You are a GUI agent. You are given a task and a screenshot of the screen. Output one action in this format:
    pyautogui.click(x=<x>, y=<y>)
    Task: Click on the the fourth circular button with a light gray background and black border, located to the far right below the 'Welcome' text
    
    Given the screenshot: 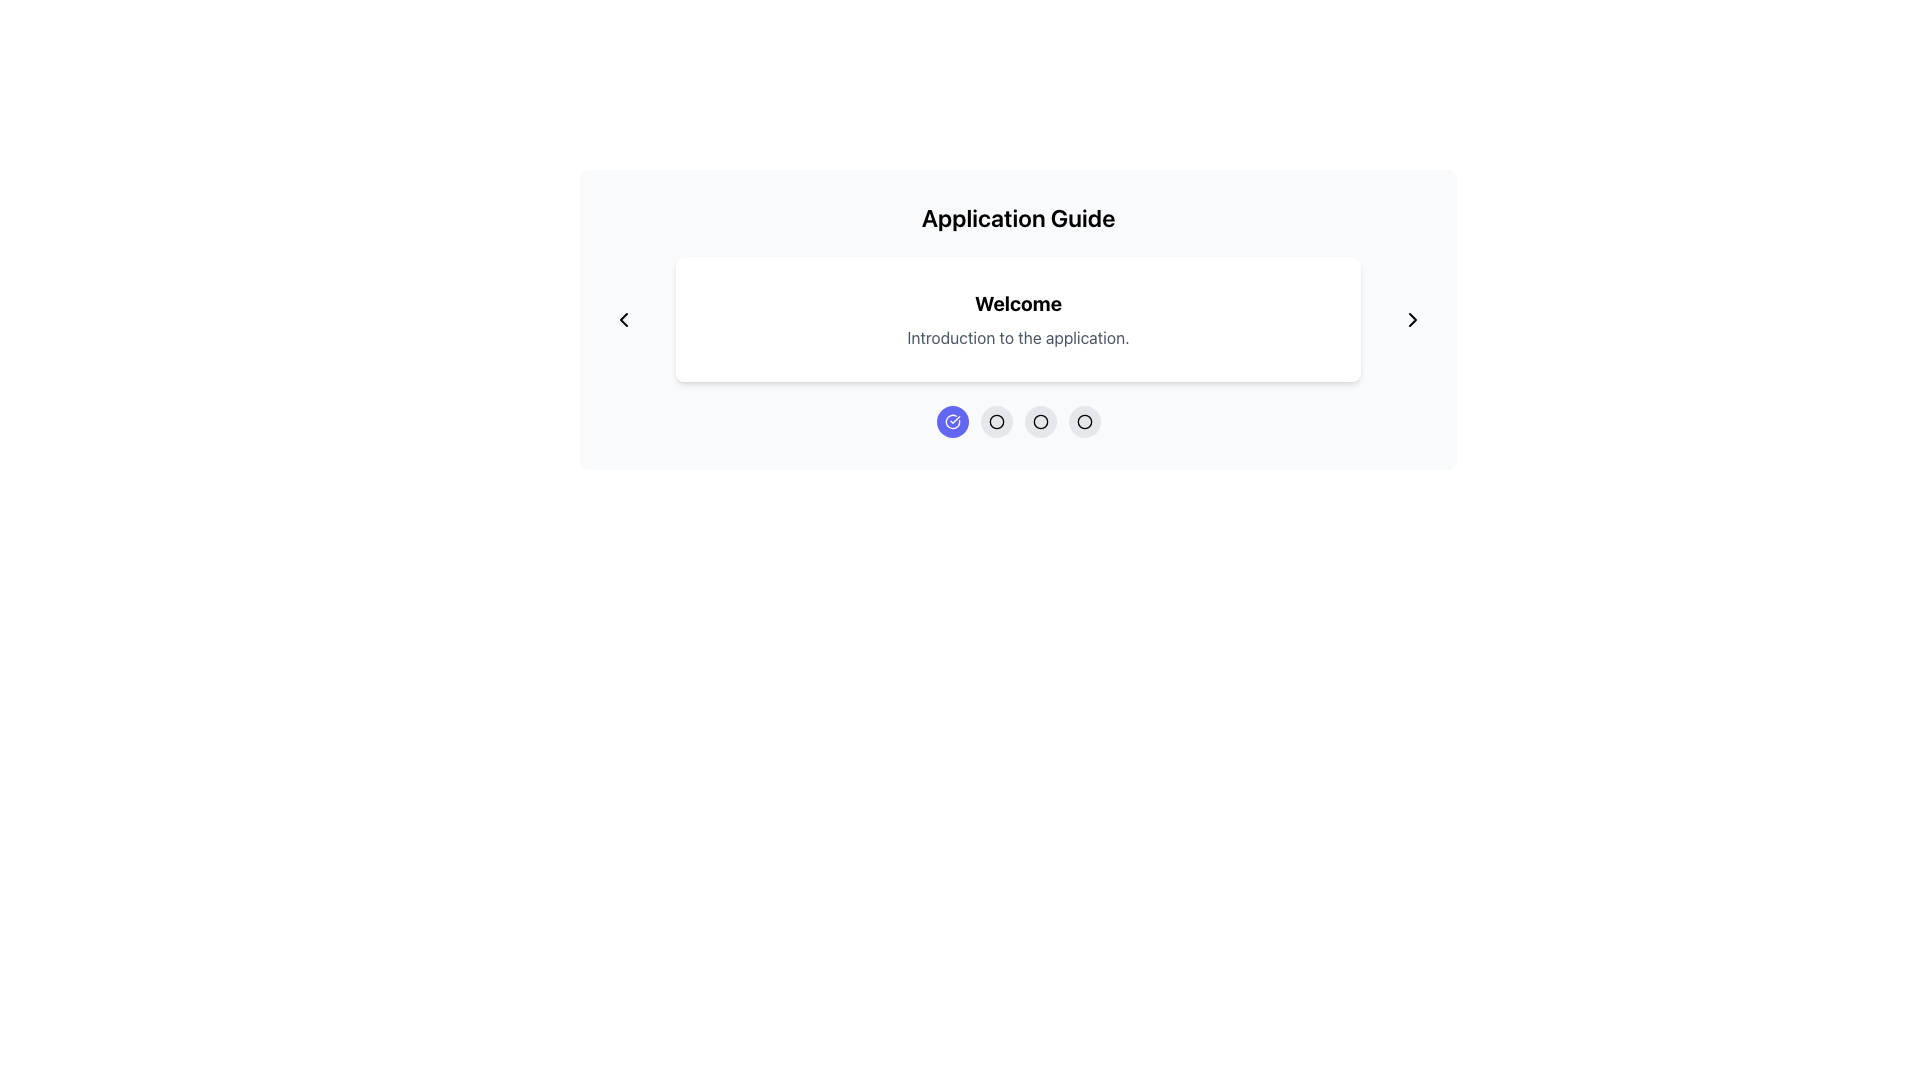 What is the action you would take?
    pyautogui.click(x=1083, y=420)
    